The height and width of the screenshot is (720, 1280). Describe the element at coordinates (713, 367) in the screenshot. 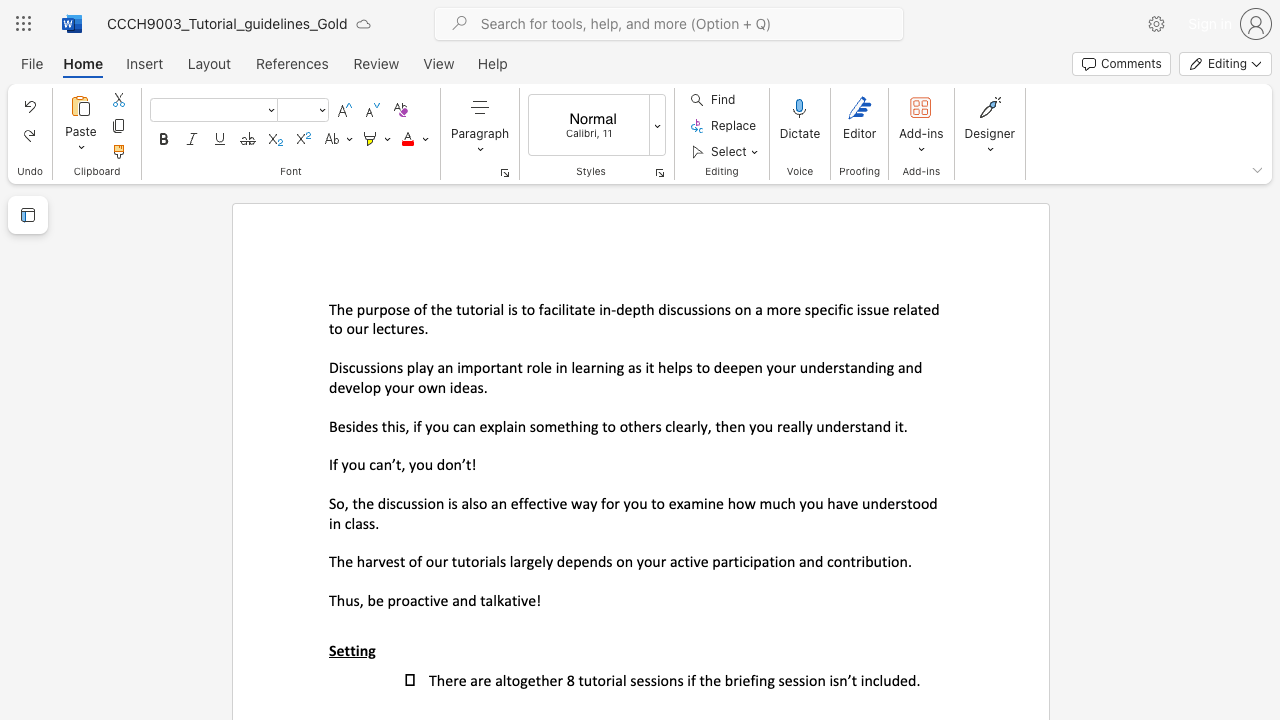

I see `the subset text "deepen your understanding and develop your own i" within the text "Discussions play an important role in learning as it helps to deepen your understanding and develop your own ideas."` at that location.